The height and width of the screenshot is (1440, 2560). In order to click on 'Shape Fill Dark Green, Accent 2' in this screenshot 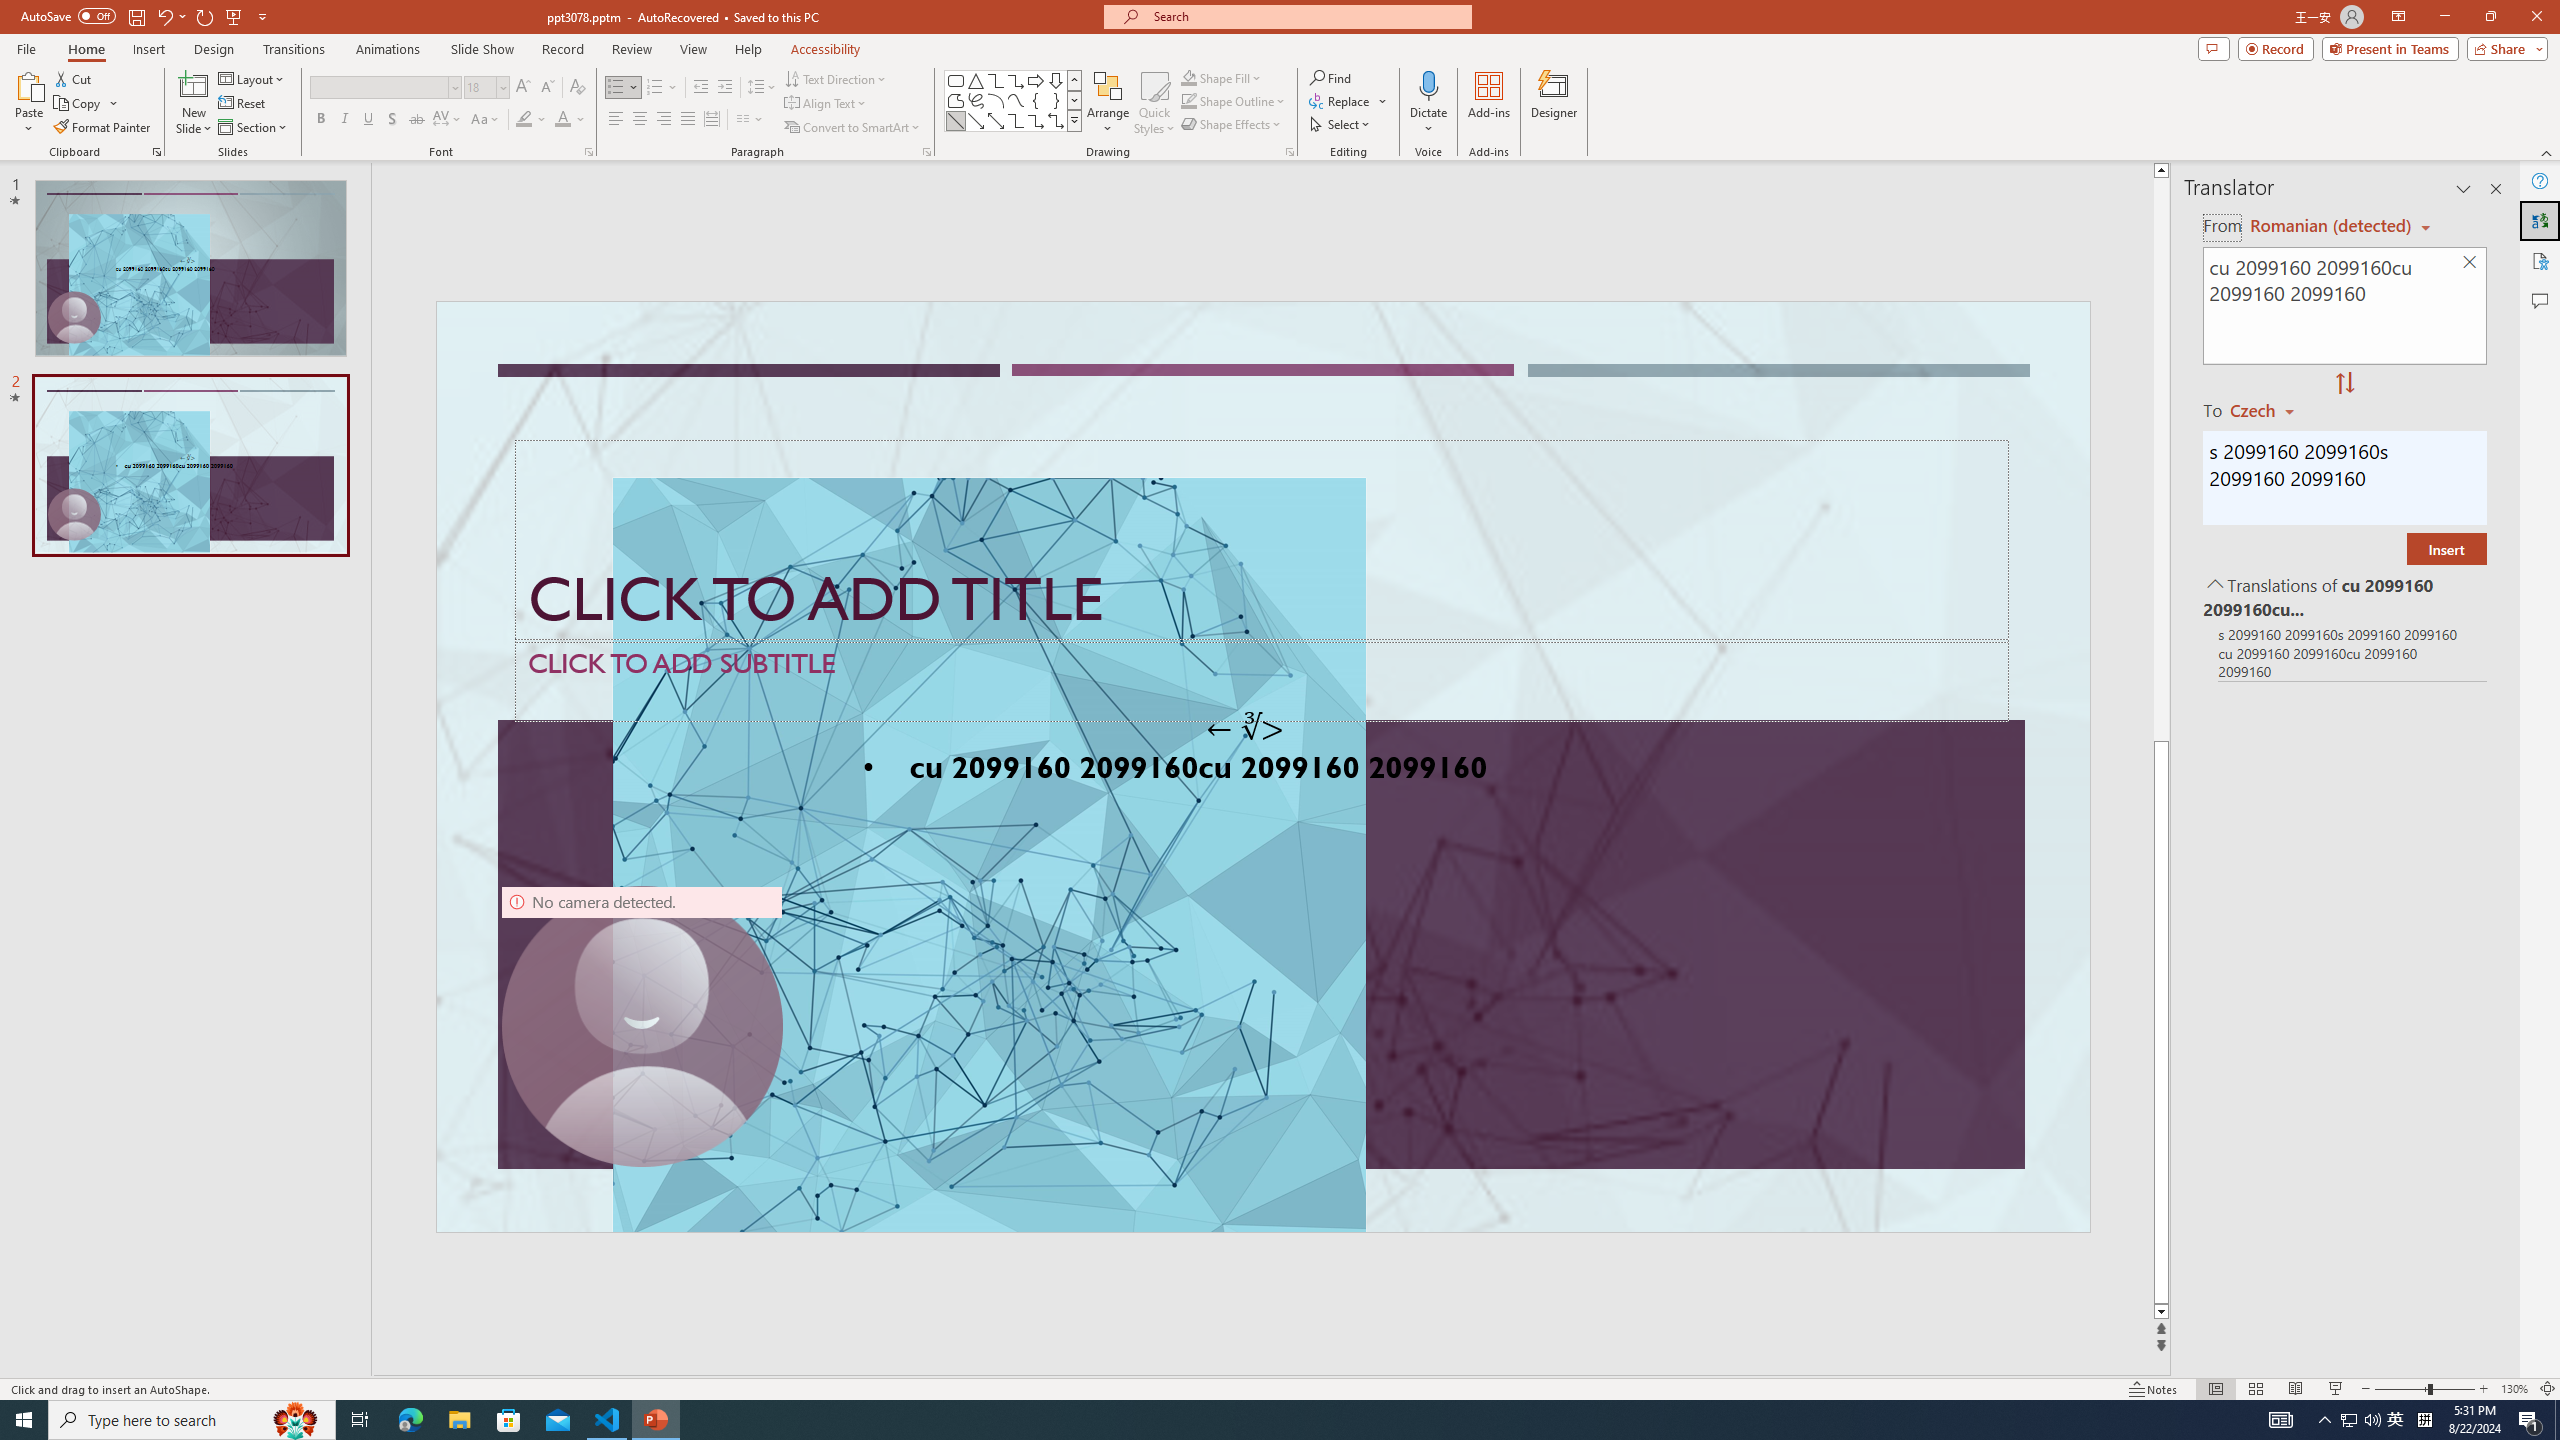, I will do `click(1189, 77)`.